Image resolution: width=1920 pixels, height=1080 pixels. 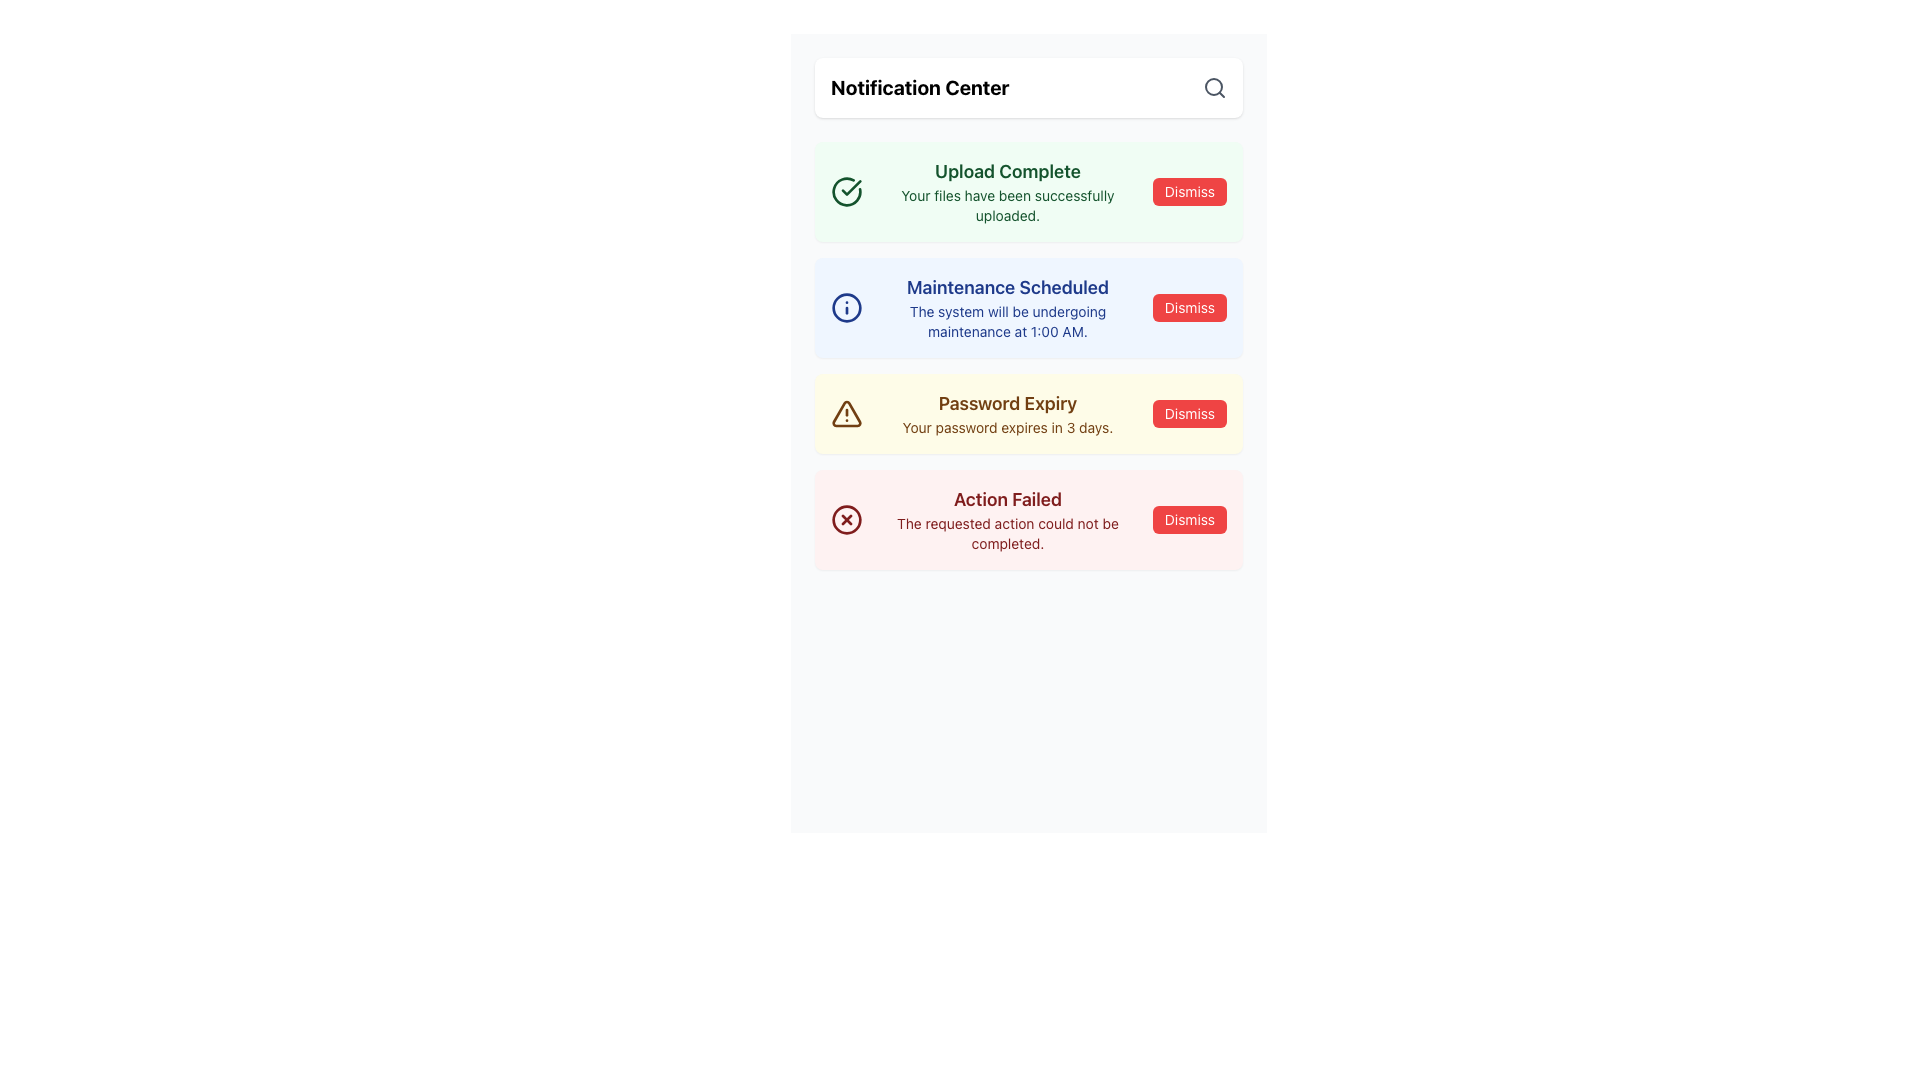 What do you see at coordinates (846, 412) in the screenshot?
I see `the warning icon for the 'Password Expiry' notification, which is located in the third notification row with a yellow background` at bounding box center [846, 412].